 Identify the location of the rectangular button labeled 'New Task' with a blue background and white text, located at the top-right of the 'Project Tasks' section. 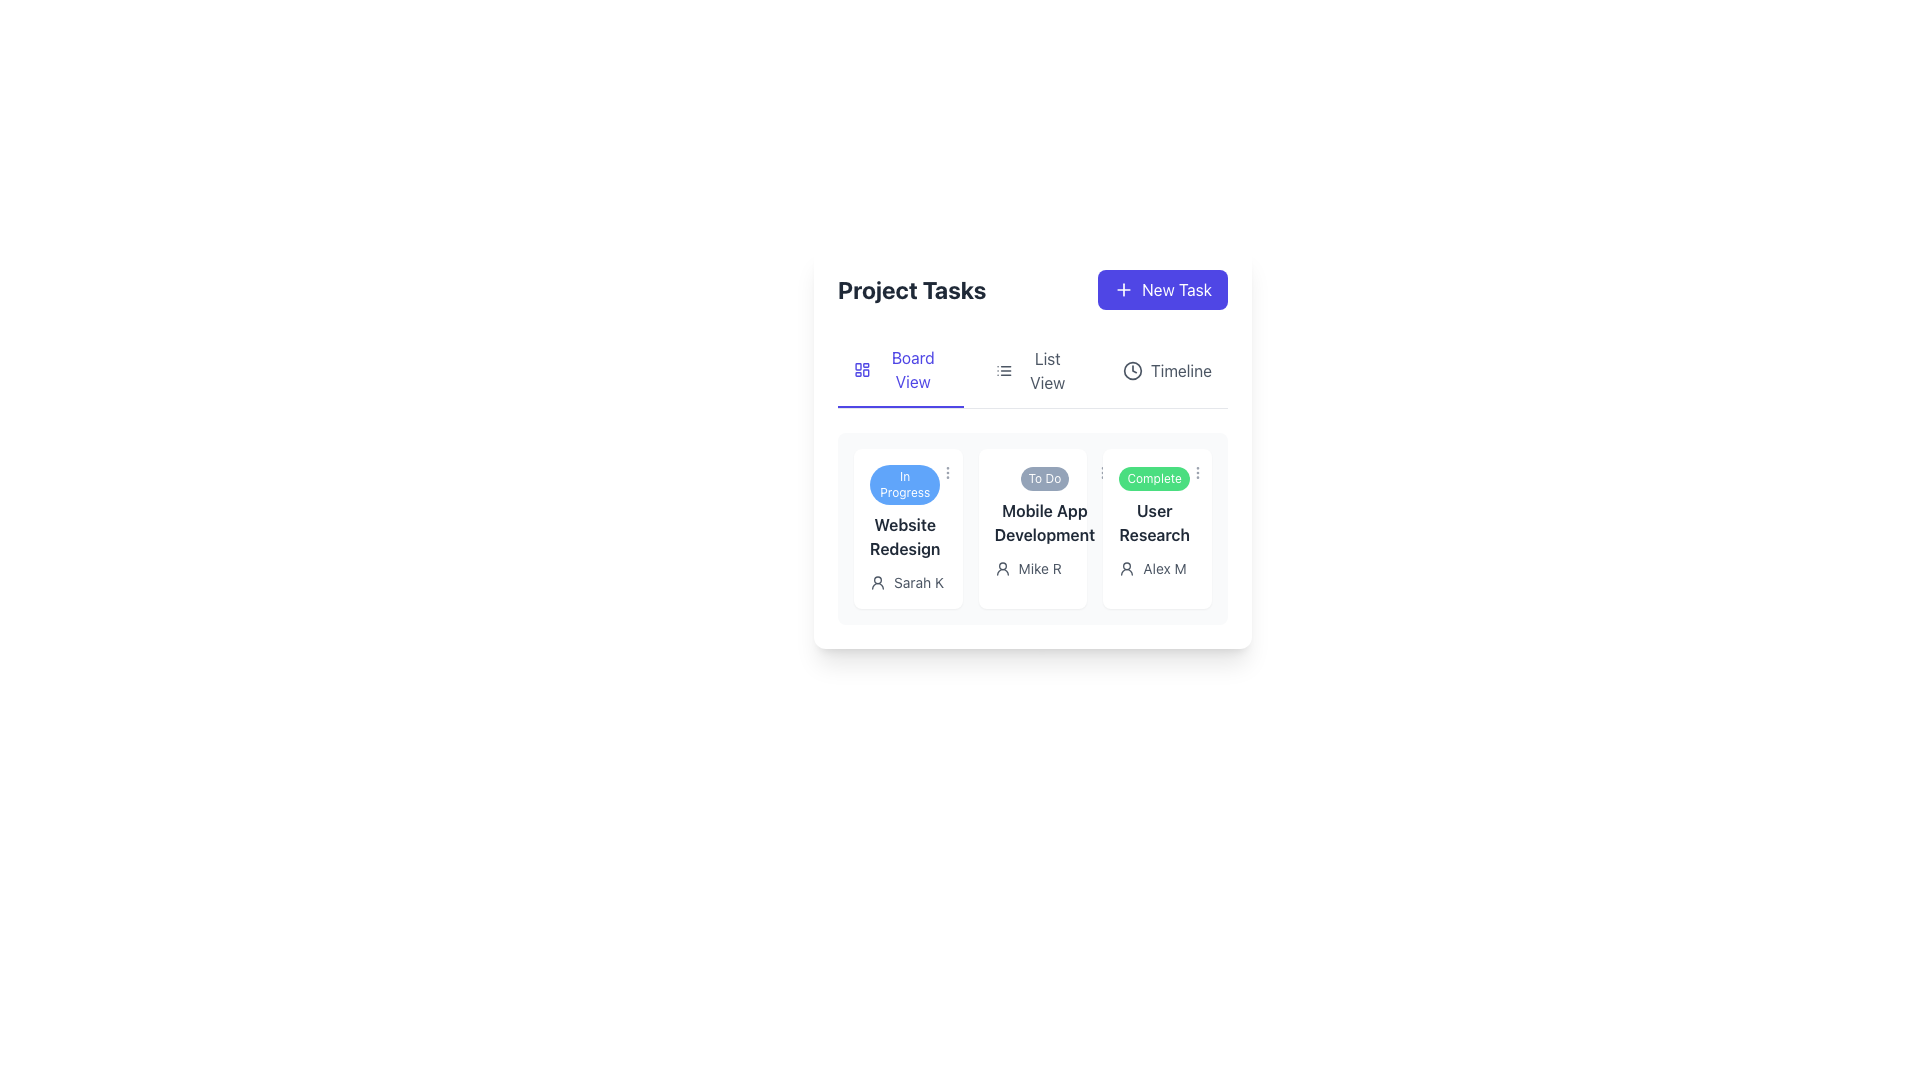
(1163, 289).